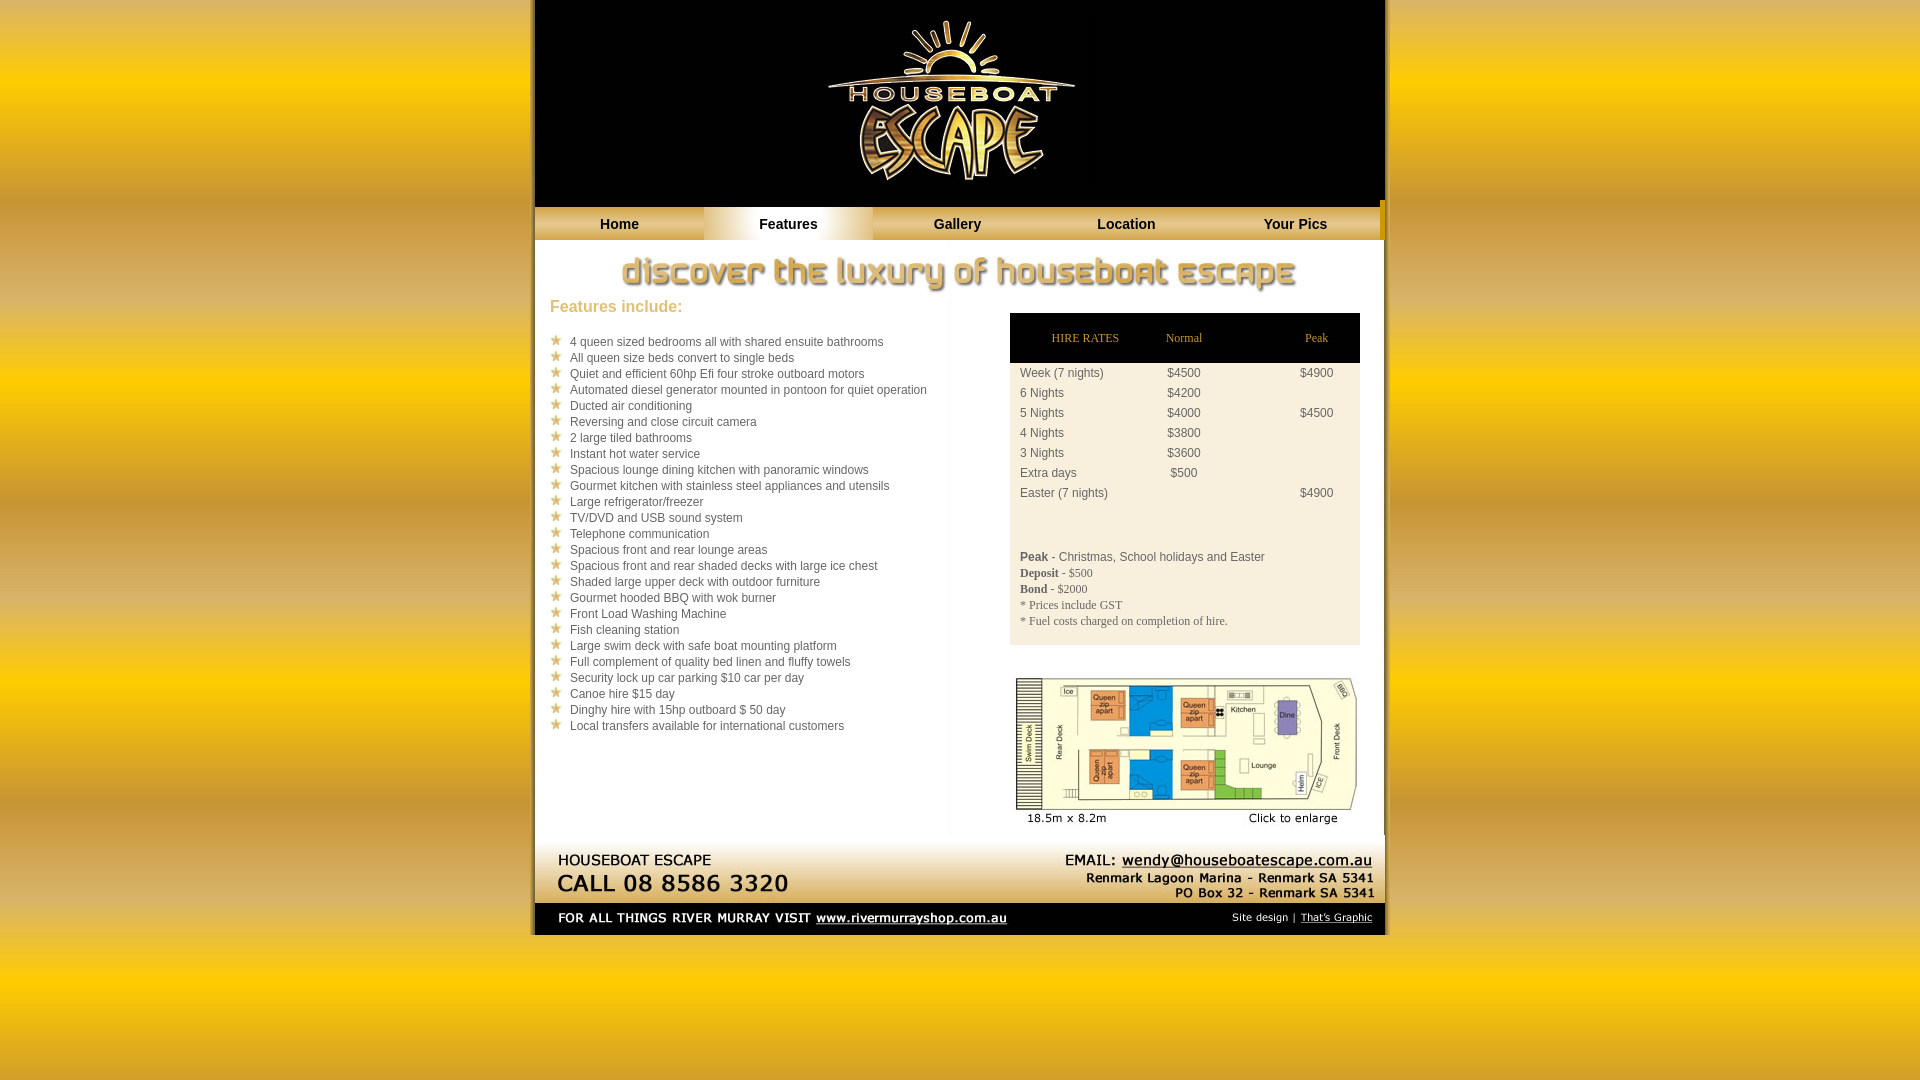 Image resolution: width=1920 pixels, height=1080 pixels. I want to click on 'Gallery', so click(956, 223).